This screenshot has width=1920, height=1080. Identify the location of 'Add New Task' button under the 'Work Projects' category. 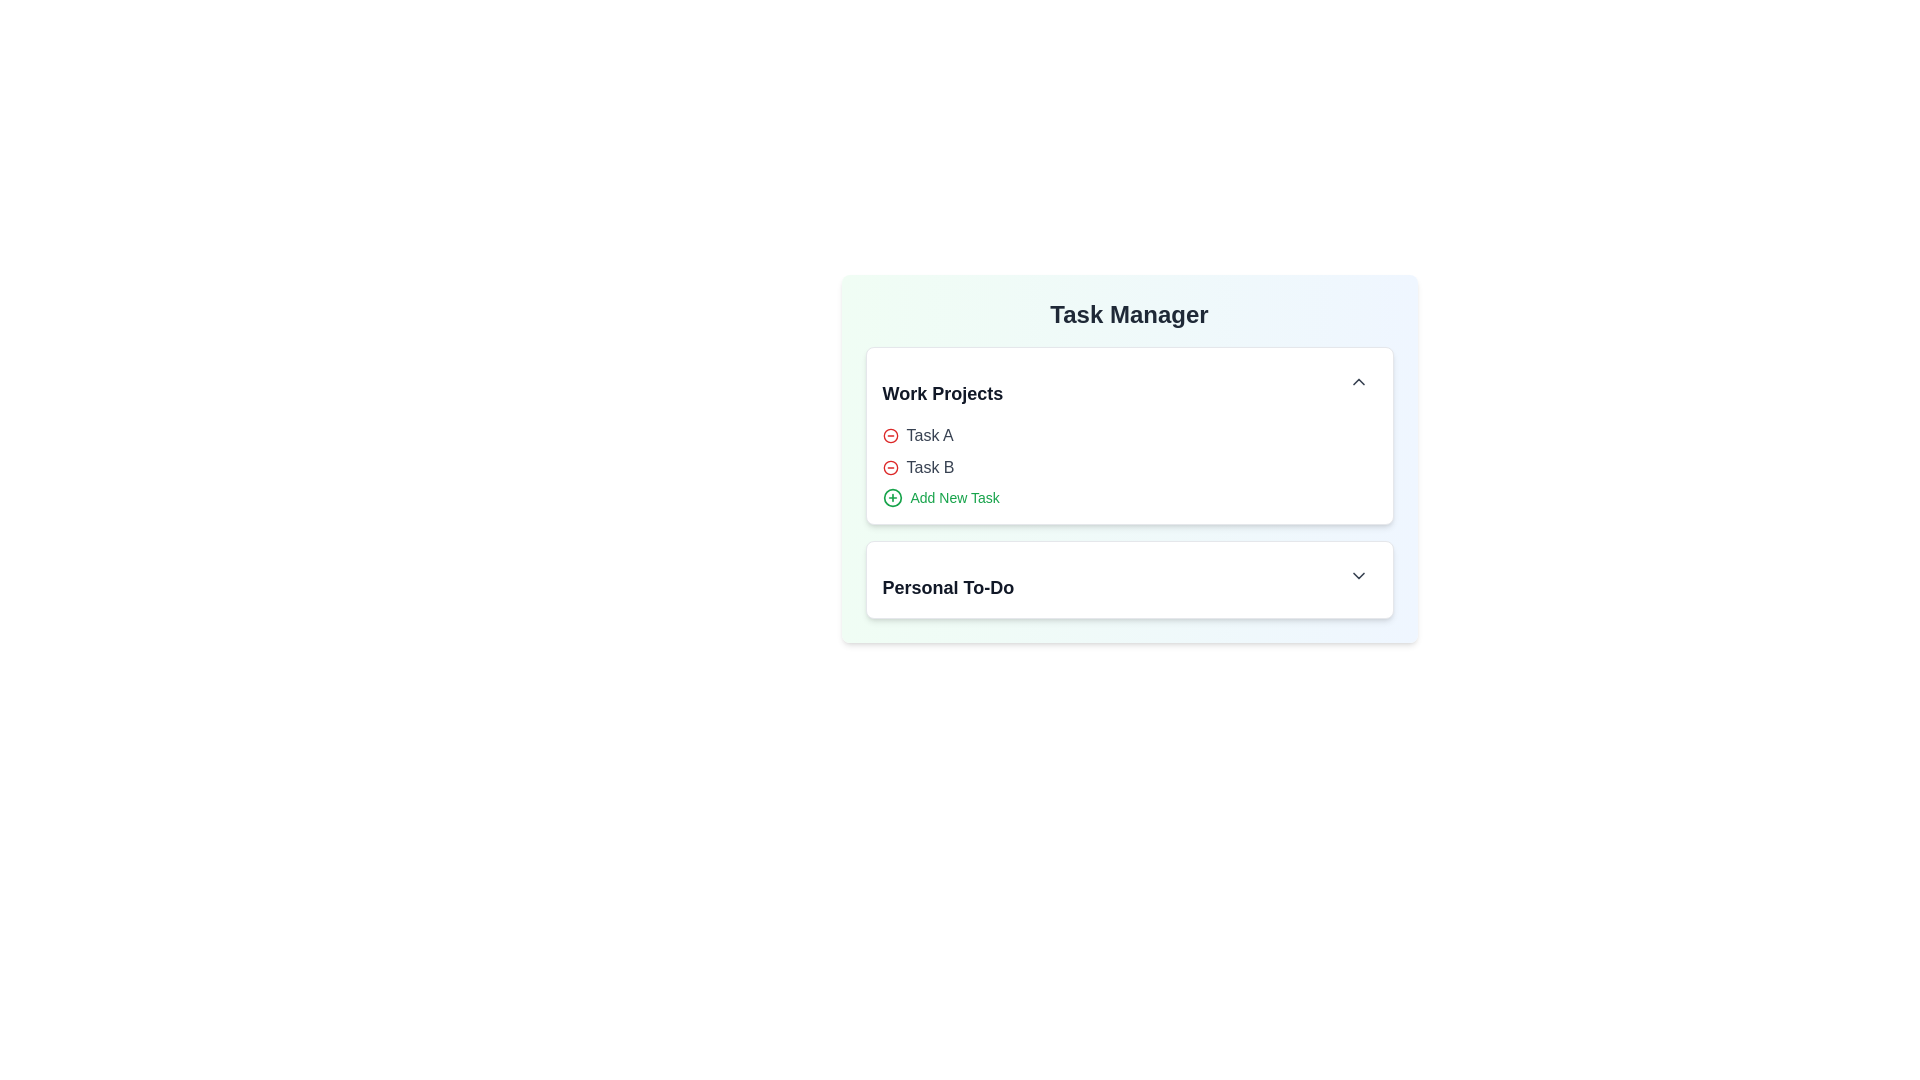
(939, 496).